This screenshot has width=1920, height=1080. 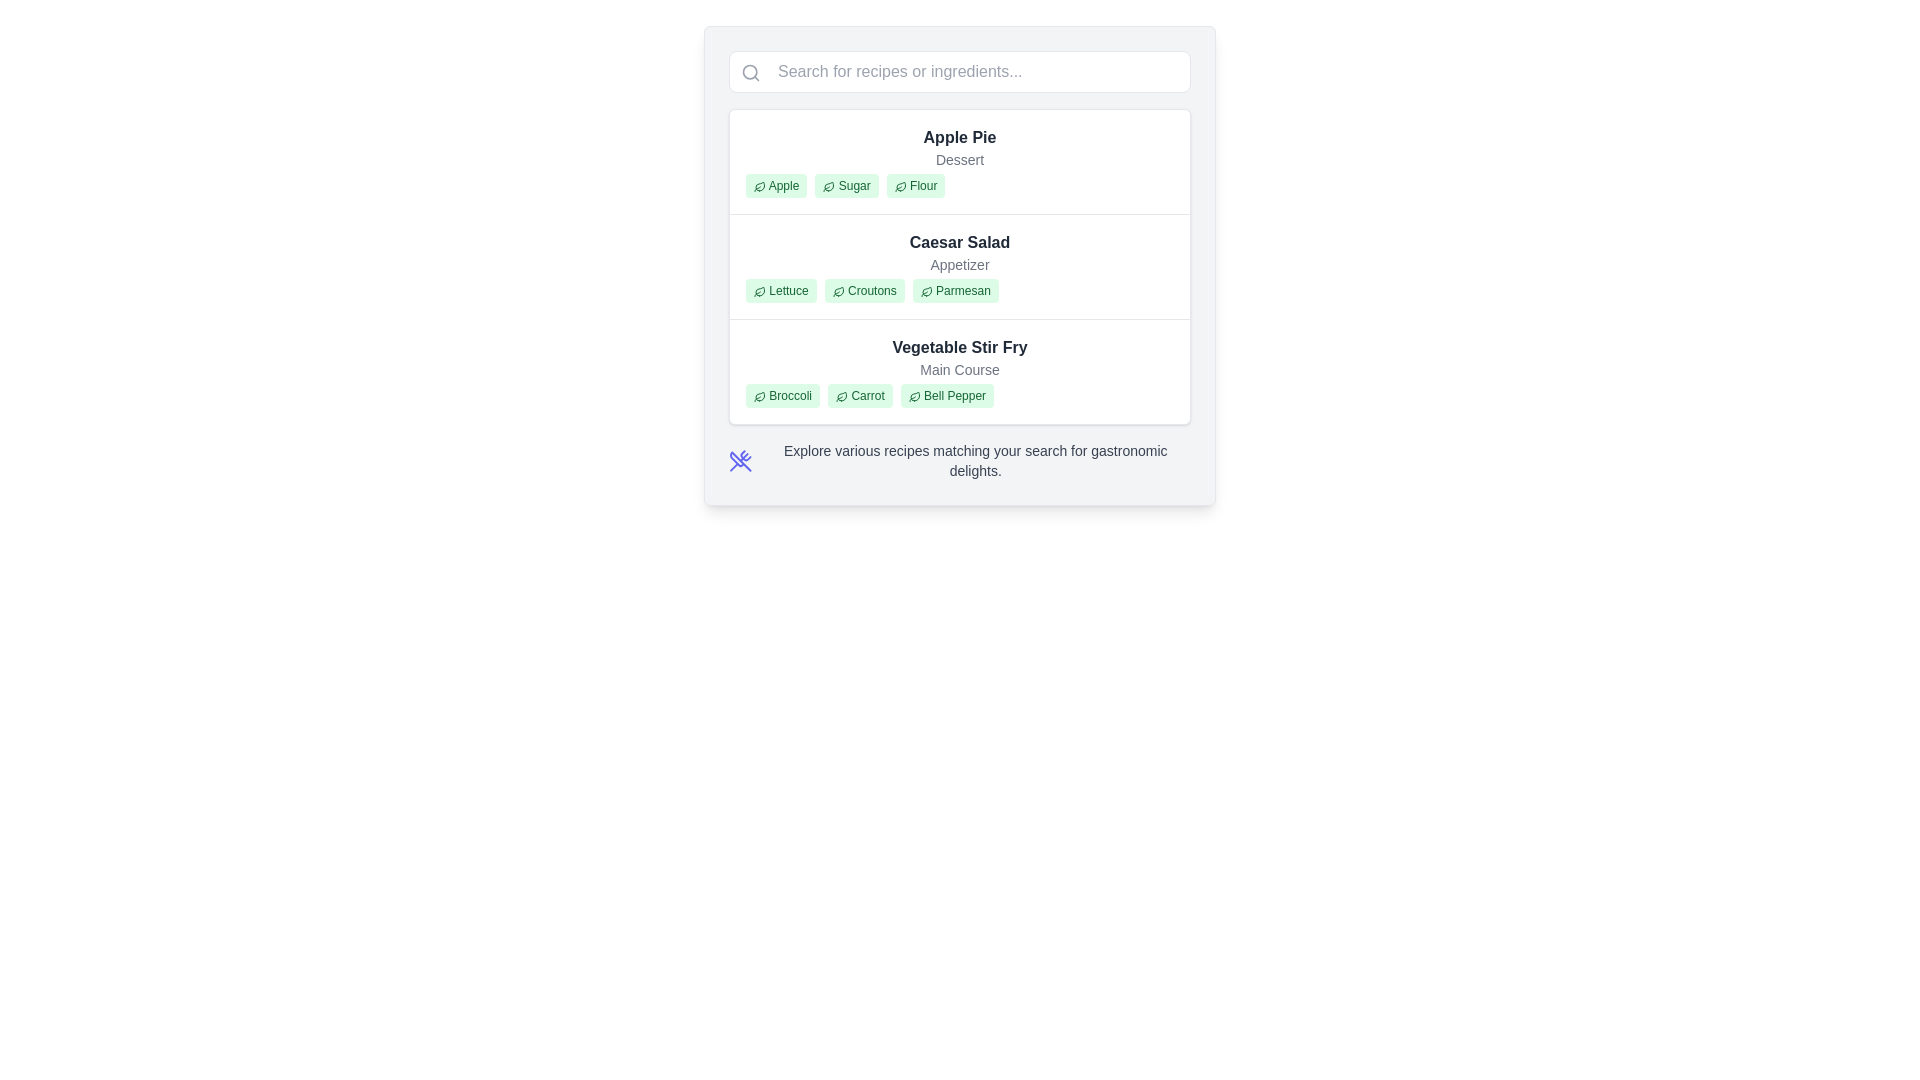 I want to click on the label 'Sugar' which is the second item in the horizontal list under the section labeled 'Apple Pie', so click(x=847, y=185).